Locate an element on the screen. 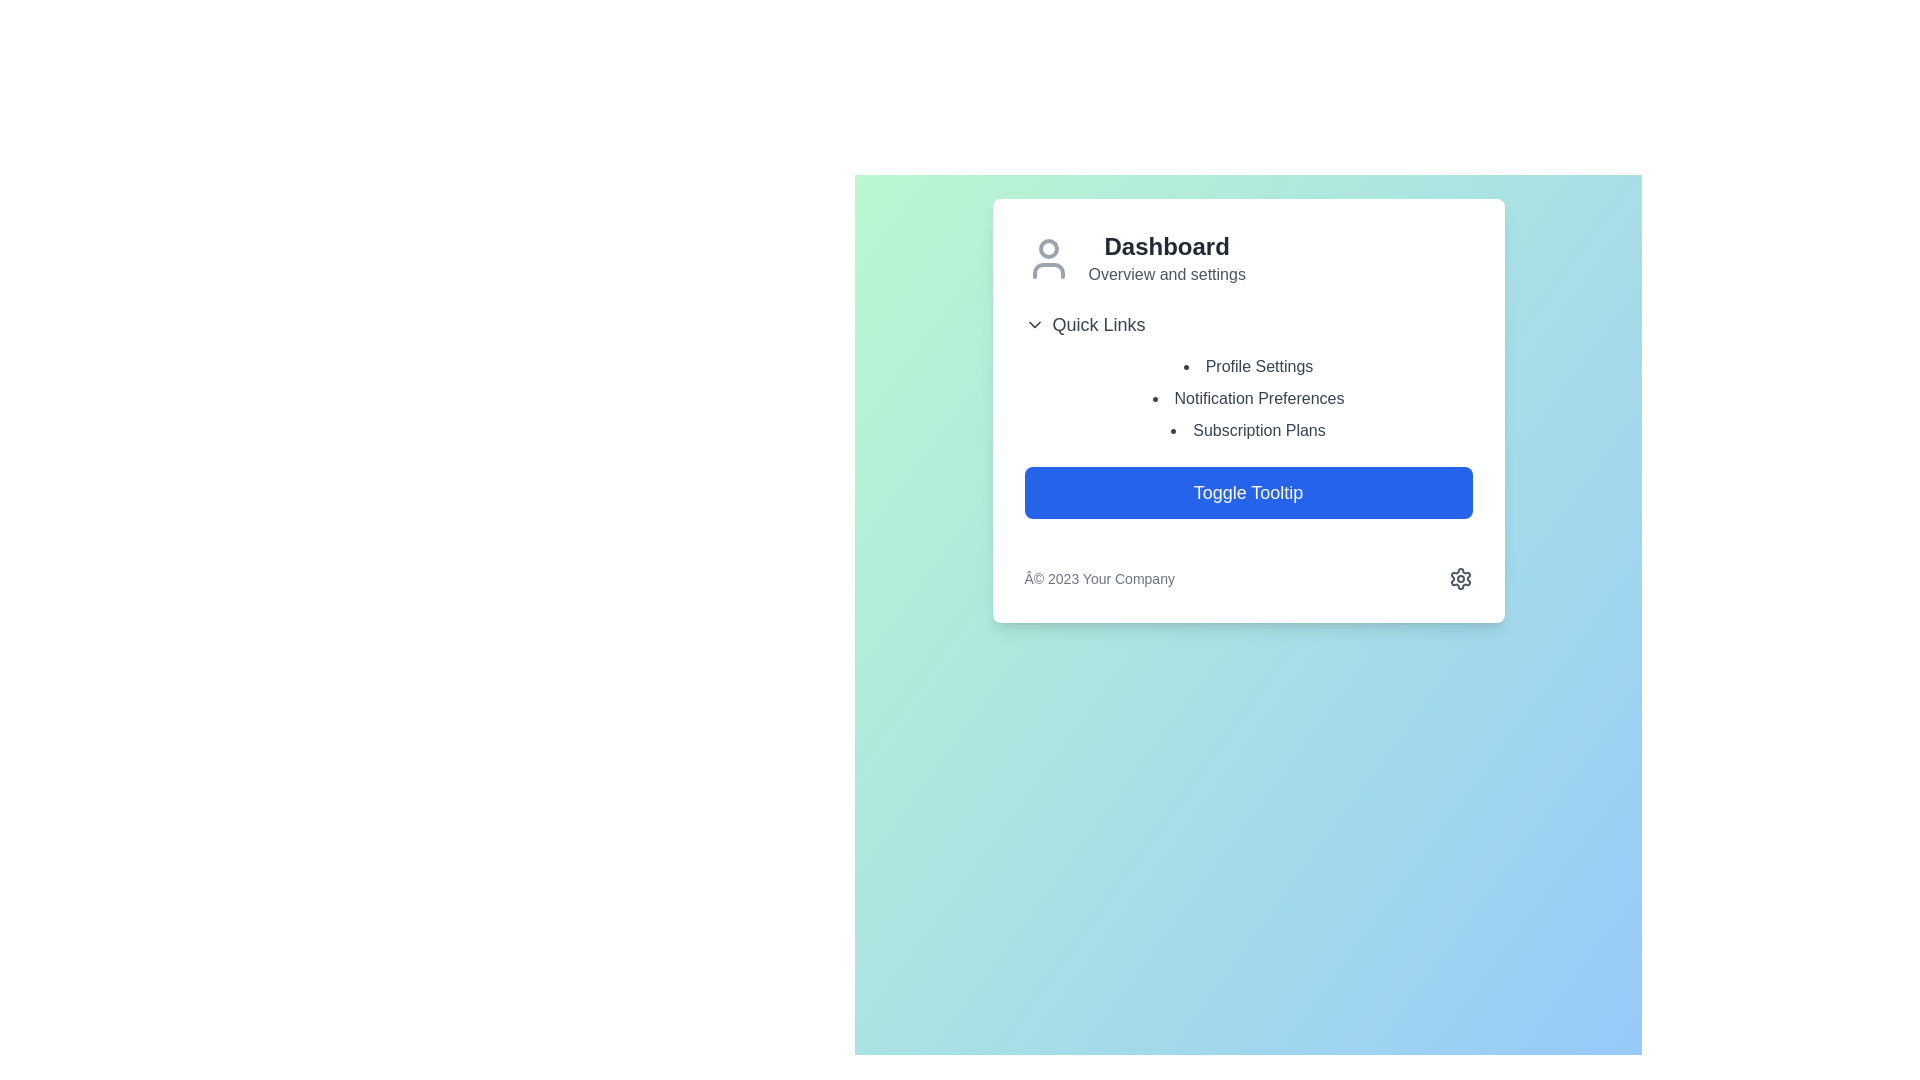  the 'Subscription Plans' text label, which is the third item in the vertical list under the 'Quick Links' section is located at coordinates (1247, 430).